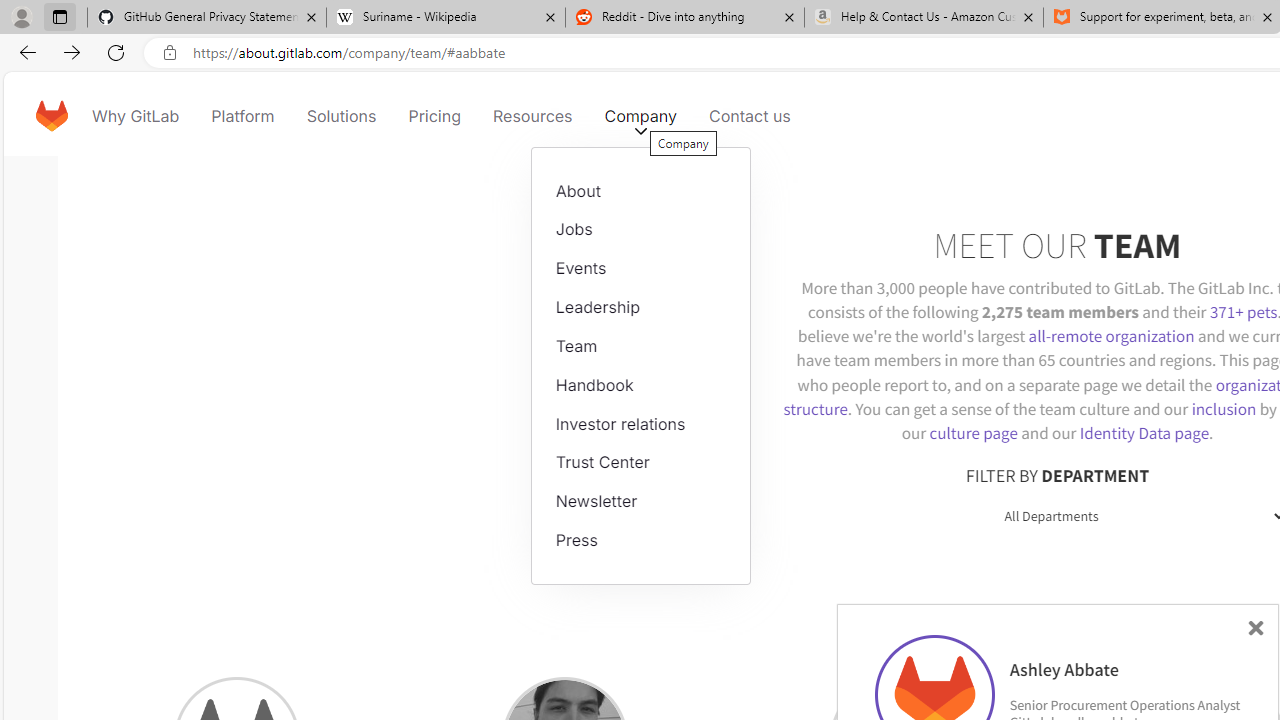 Image resolution: width=1280 pixels, height=720 pixels. I want to click on 'Identity Data page', so click(1144, 432).